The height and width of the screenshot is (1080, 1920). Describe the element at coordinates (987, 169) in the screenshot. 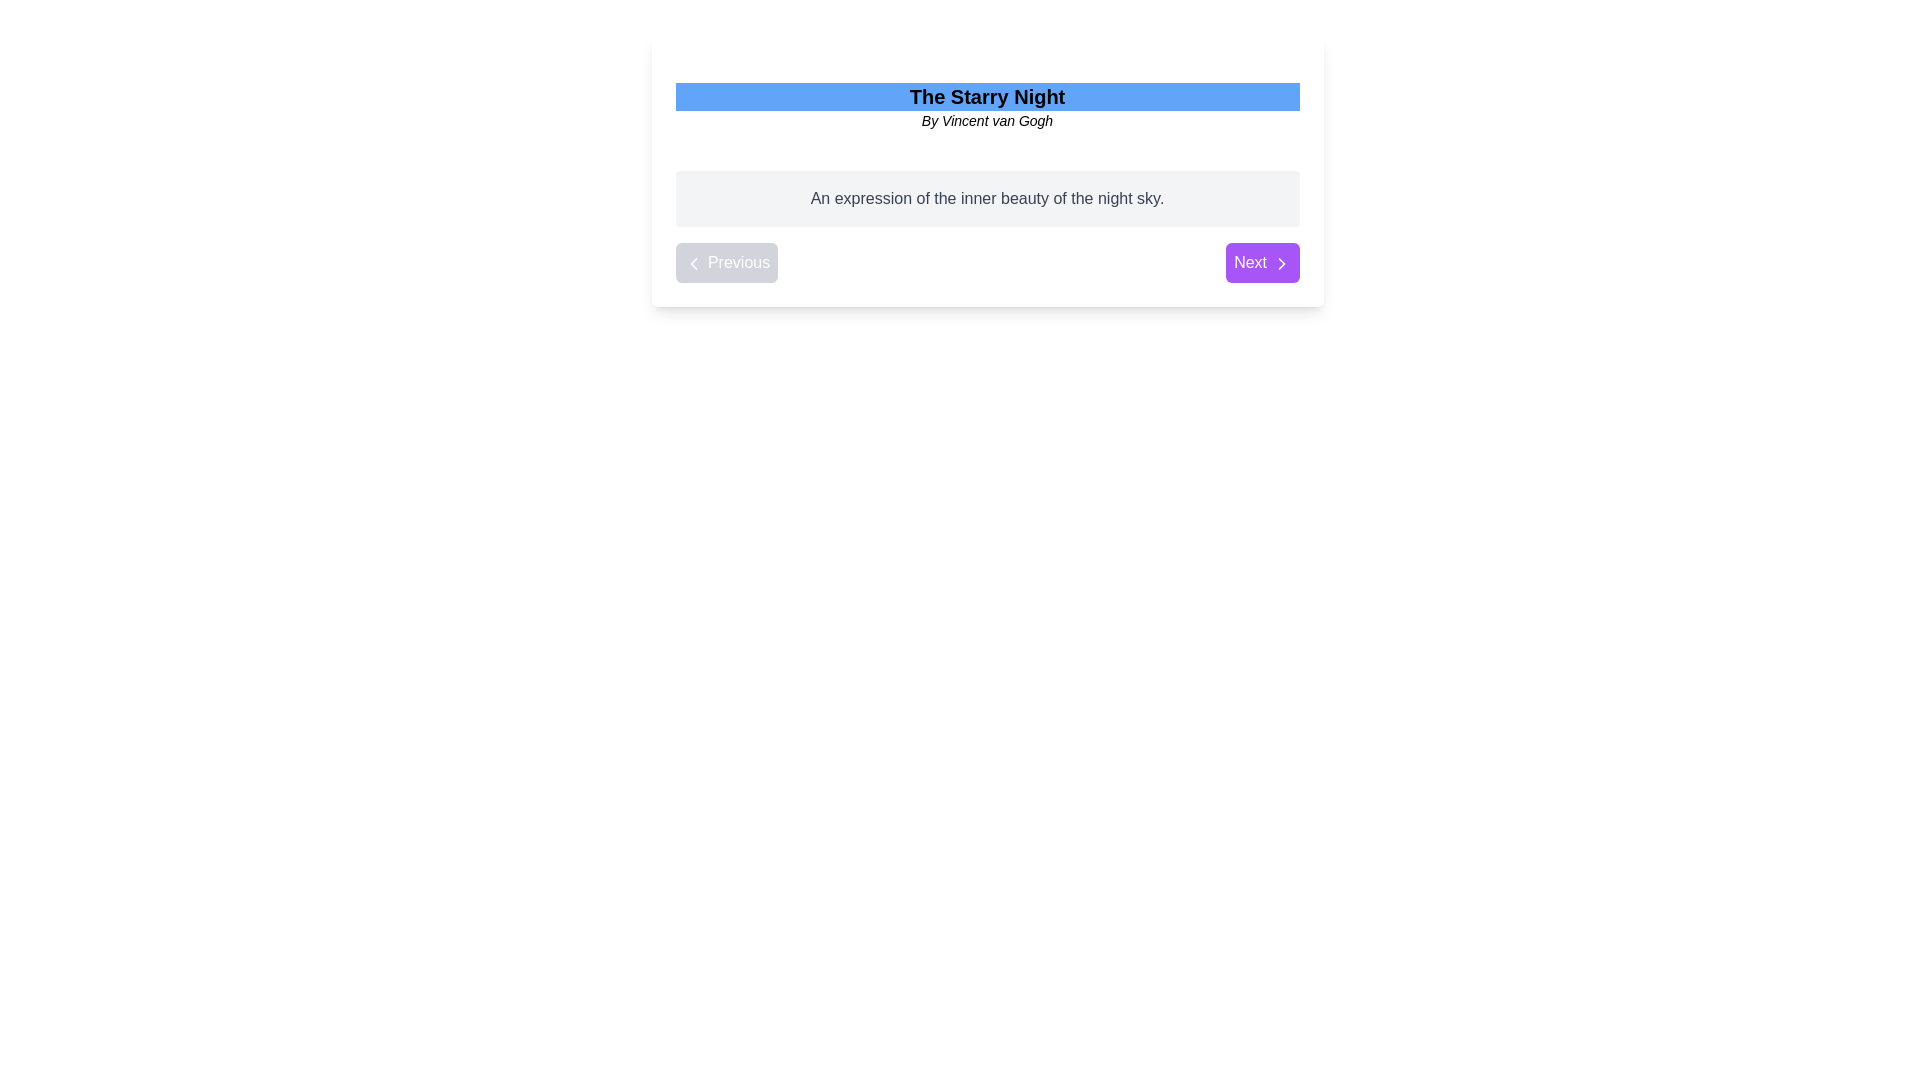

I see `description of 'The Starry Night' painting displayed on the Card component, which is centered in the middle top area of the interface` at that location.